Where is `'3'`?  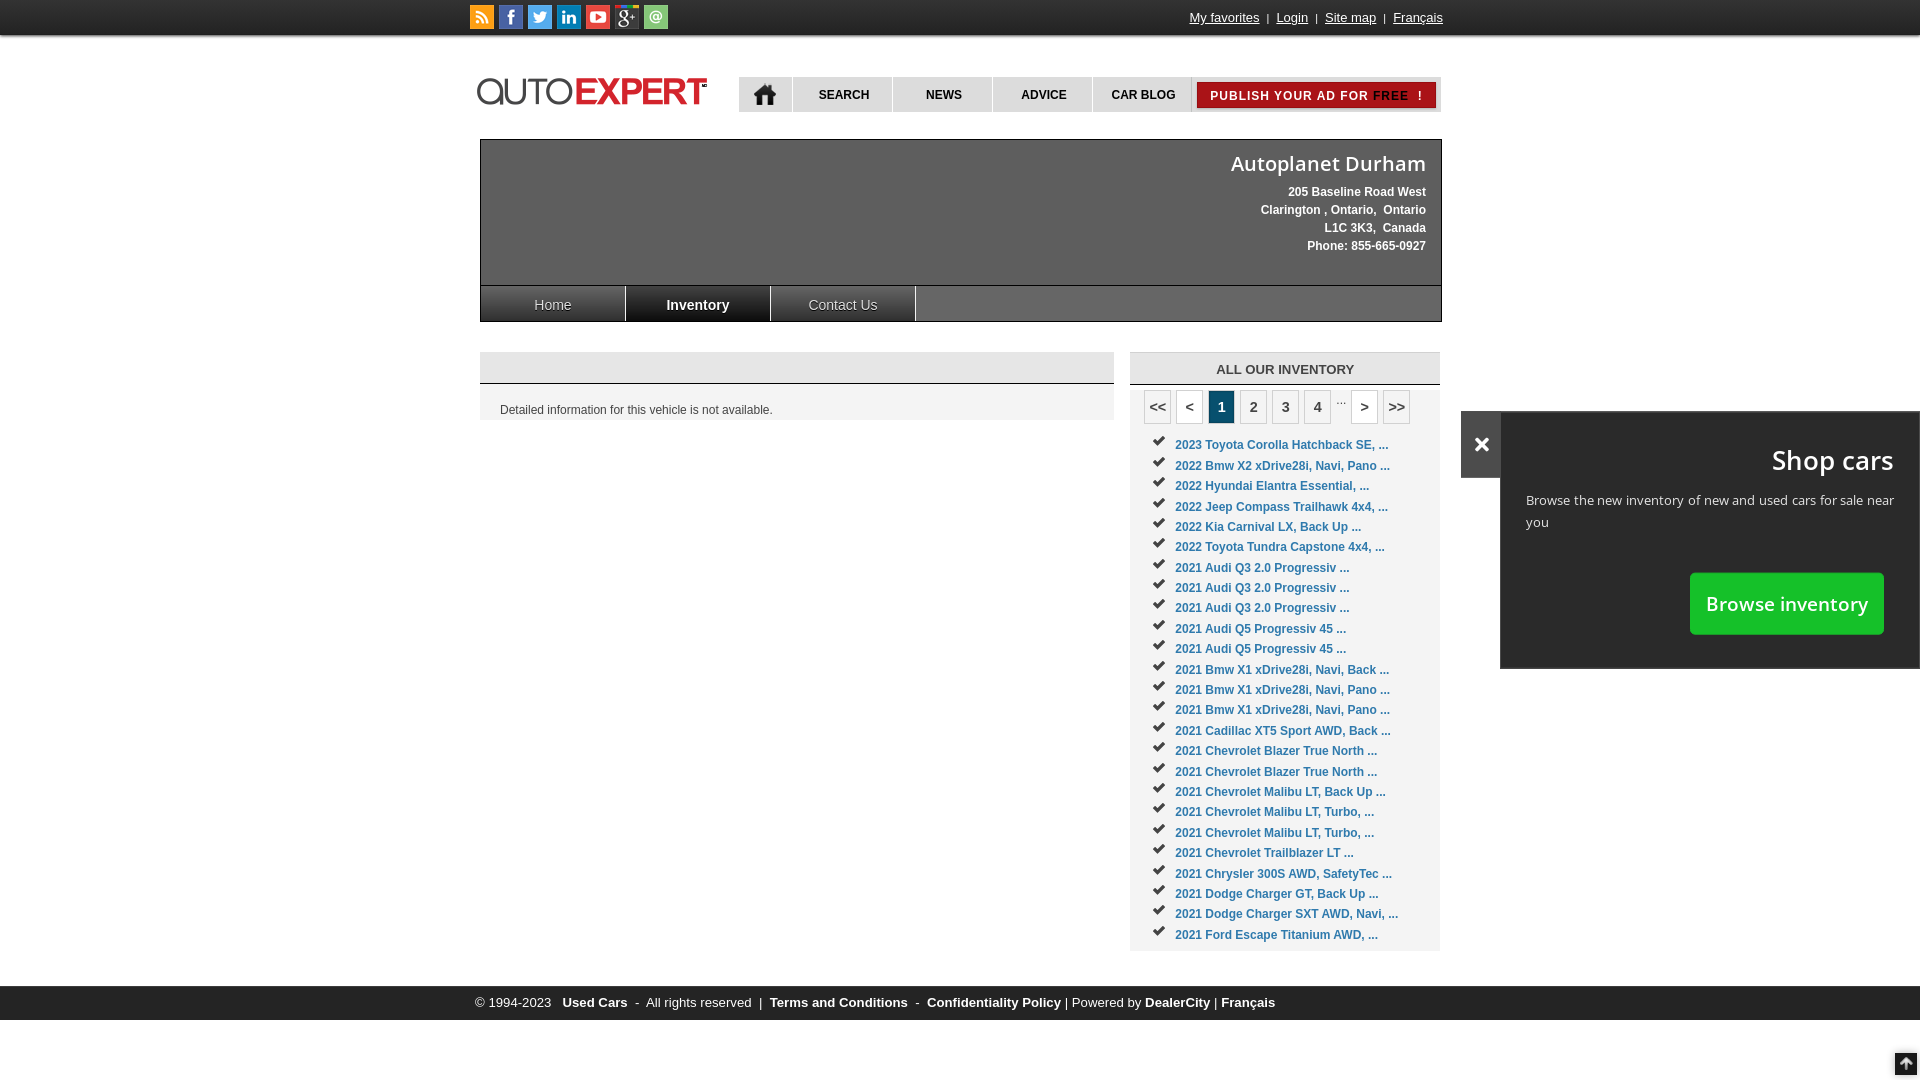 '3' is located at coordinates (1285, 406).